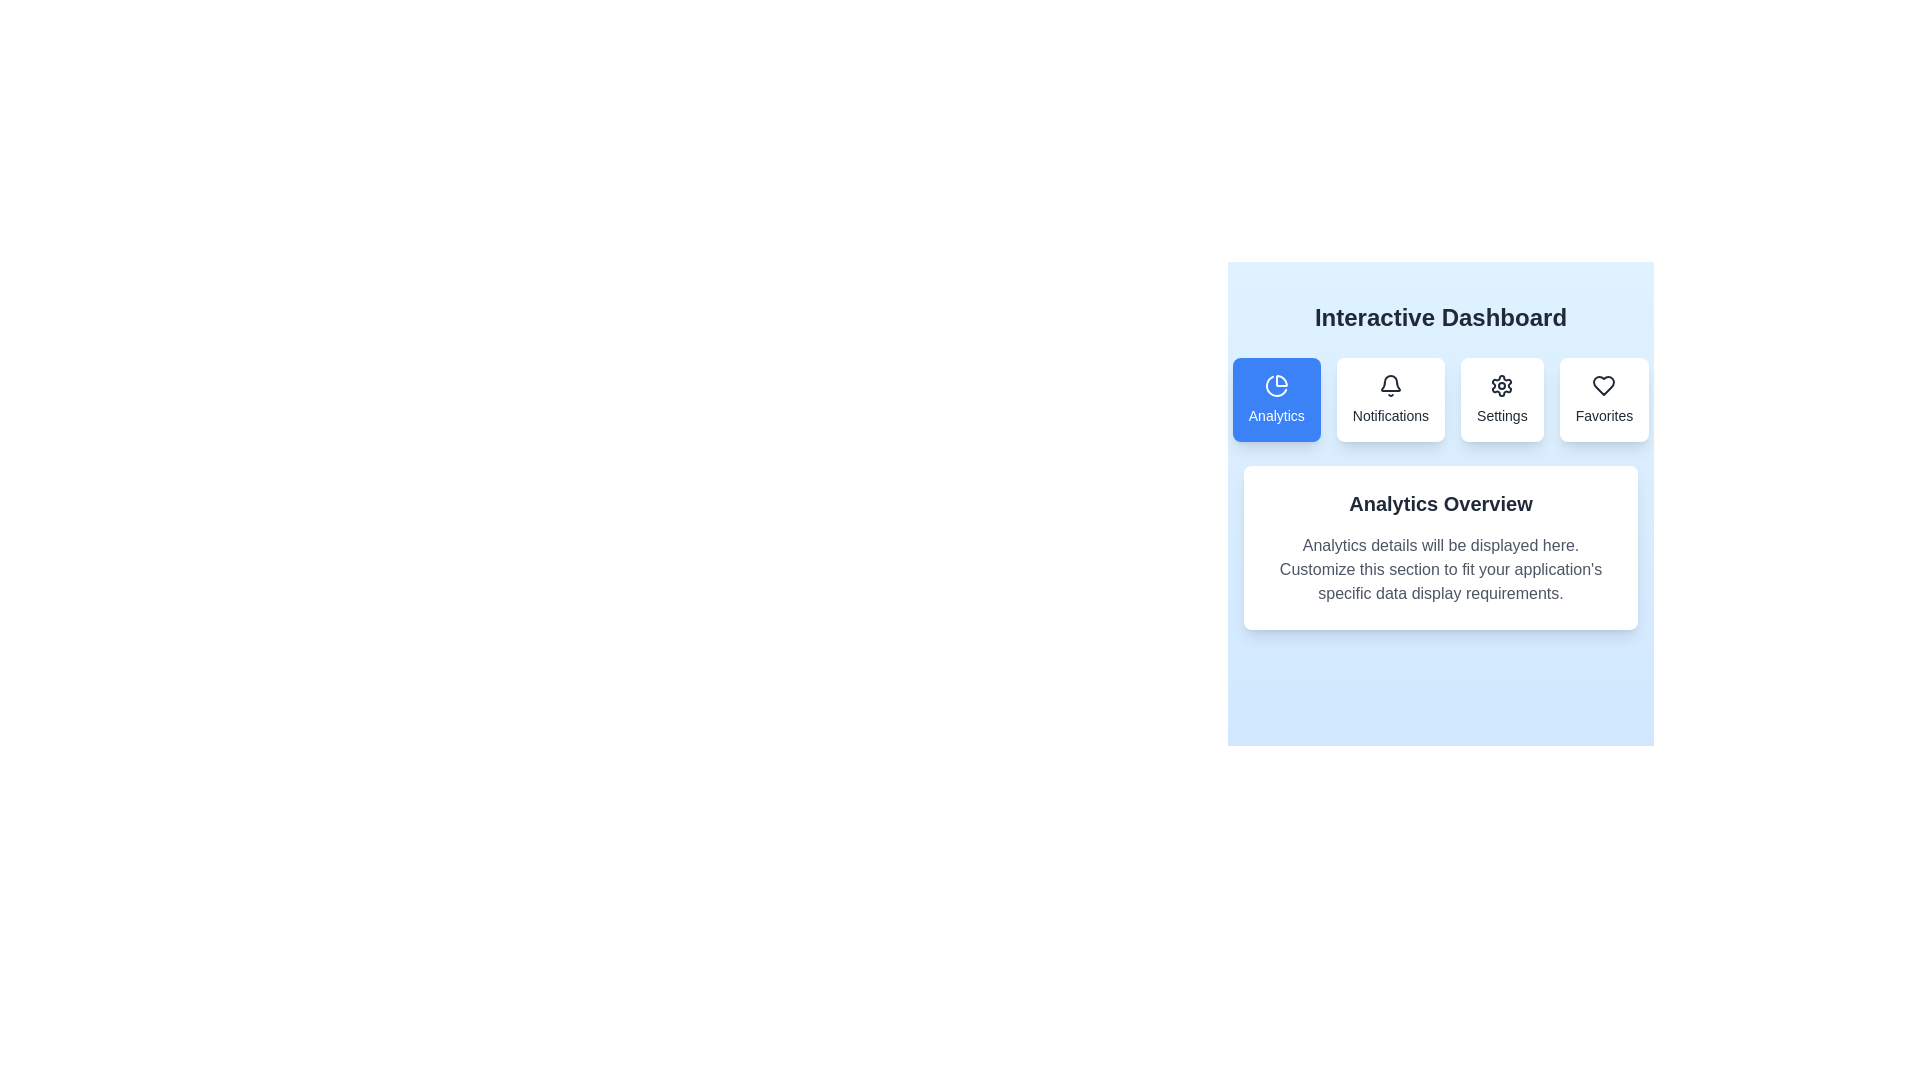 The width and height of the screenshot is (1920, 1080). What do you see at coordinates (1389, 385) in the screenshot?
I see `the notification bell icon, which is styled as a minimalist outline with a rounded top and flared base, located at the center of the notification button in the top row of options` at bounding box center [1389, 385].